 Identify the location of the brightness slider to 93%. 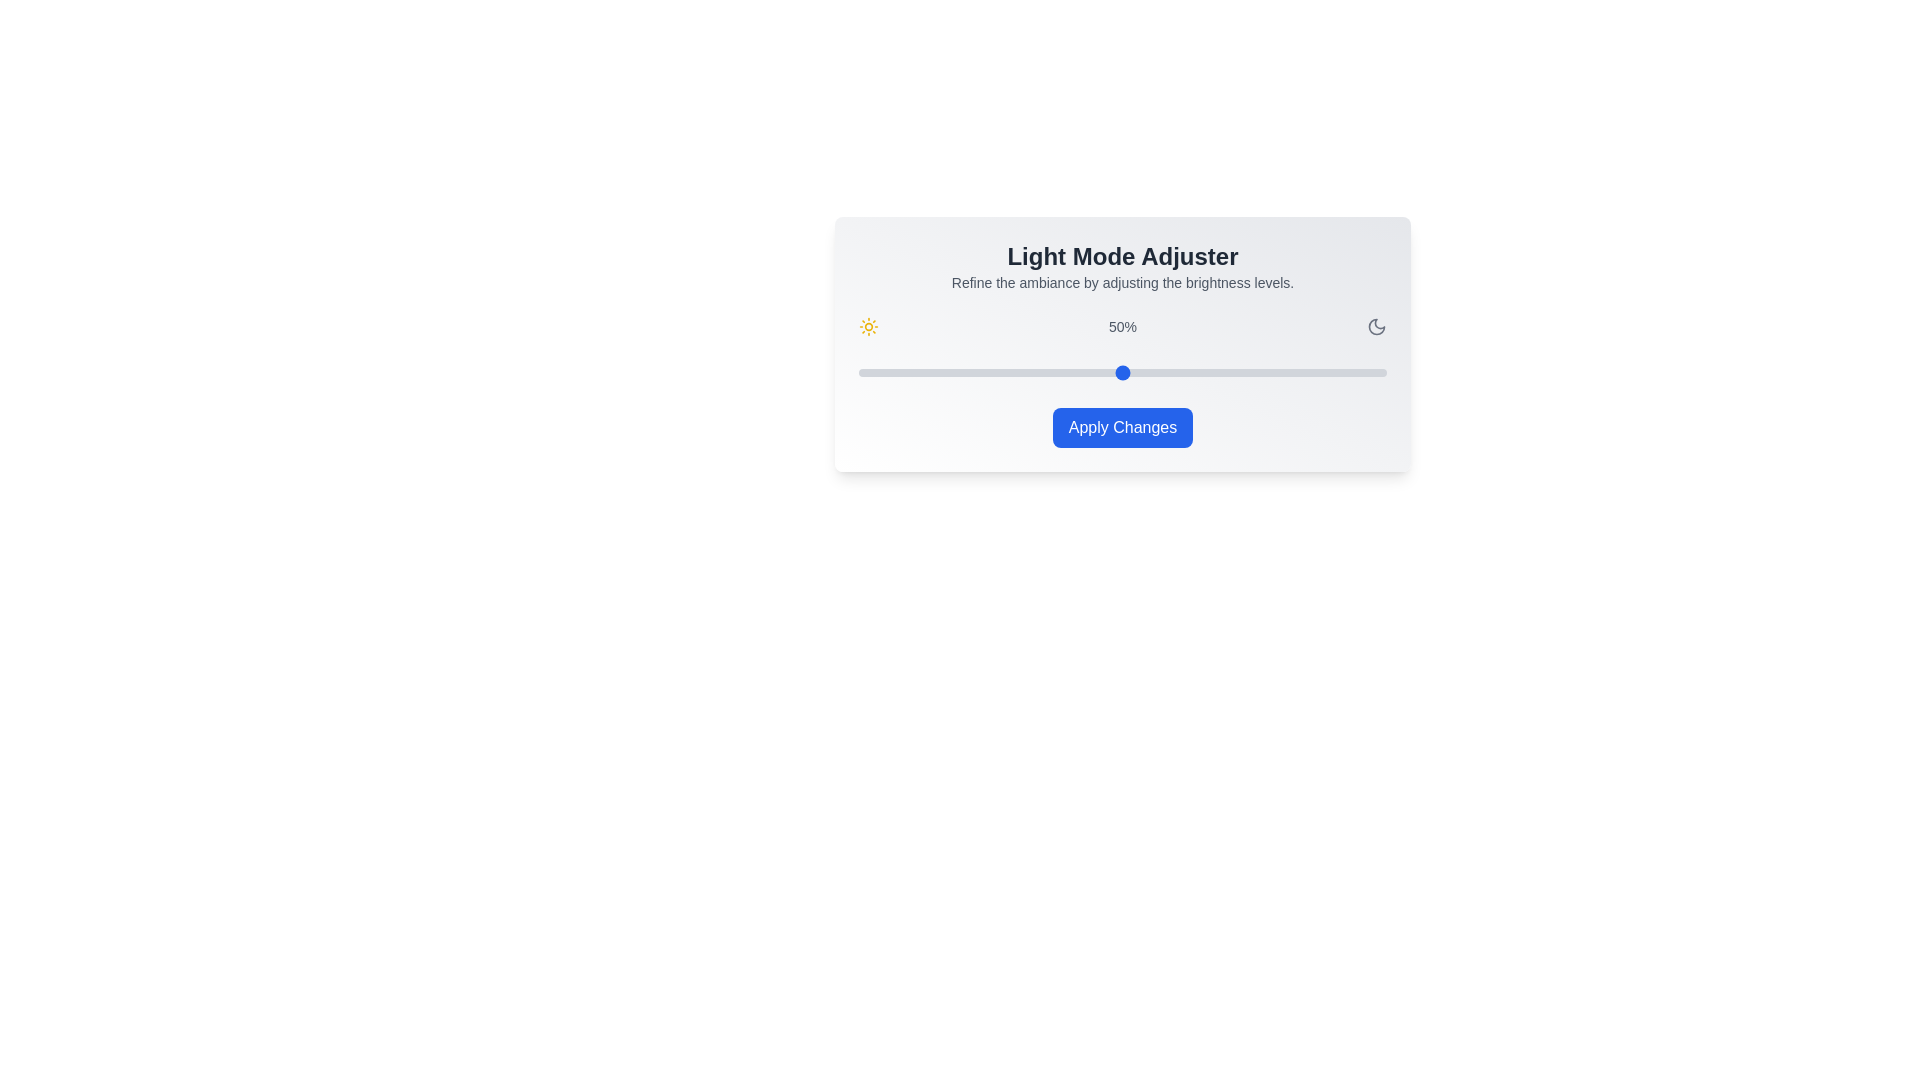
(1349, 373).